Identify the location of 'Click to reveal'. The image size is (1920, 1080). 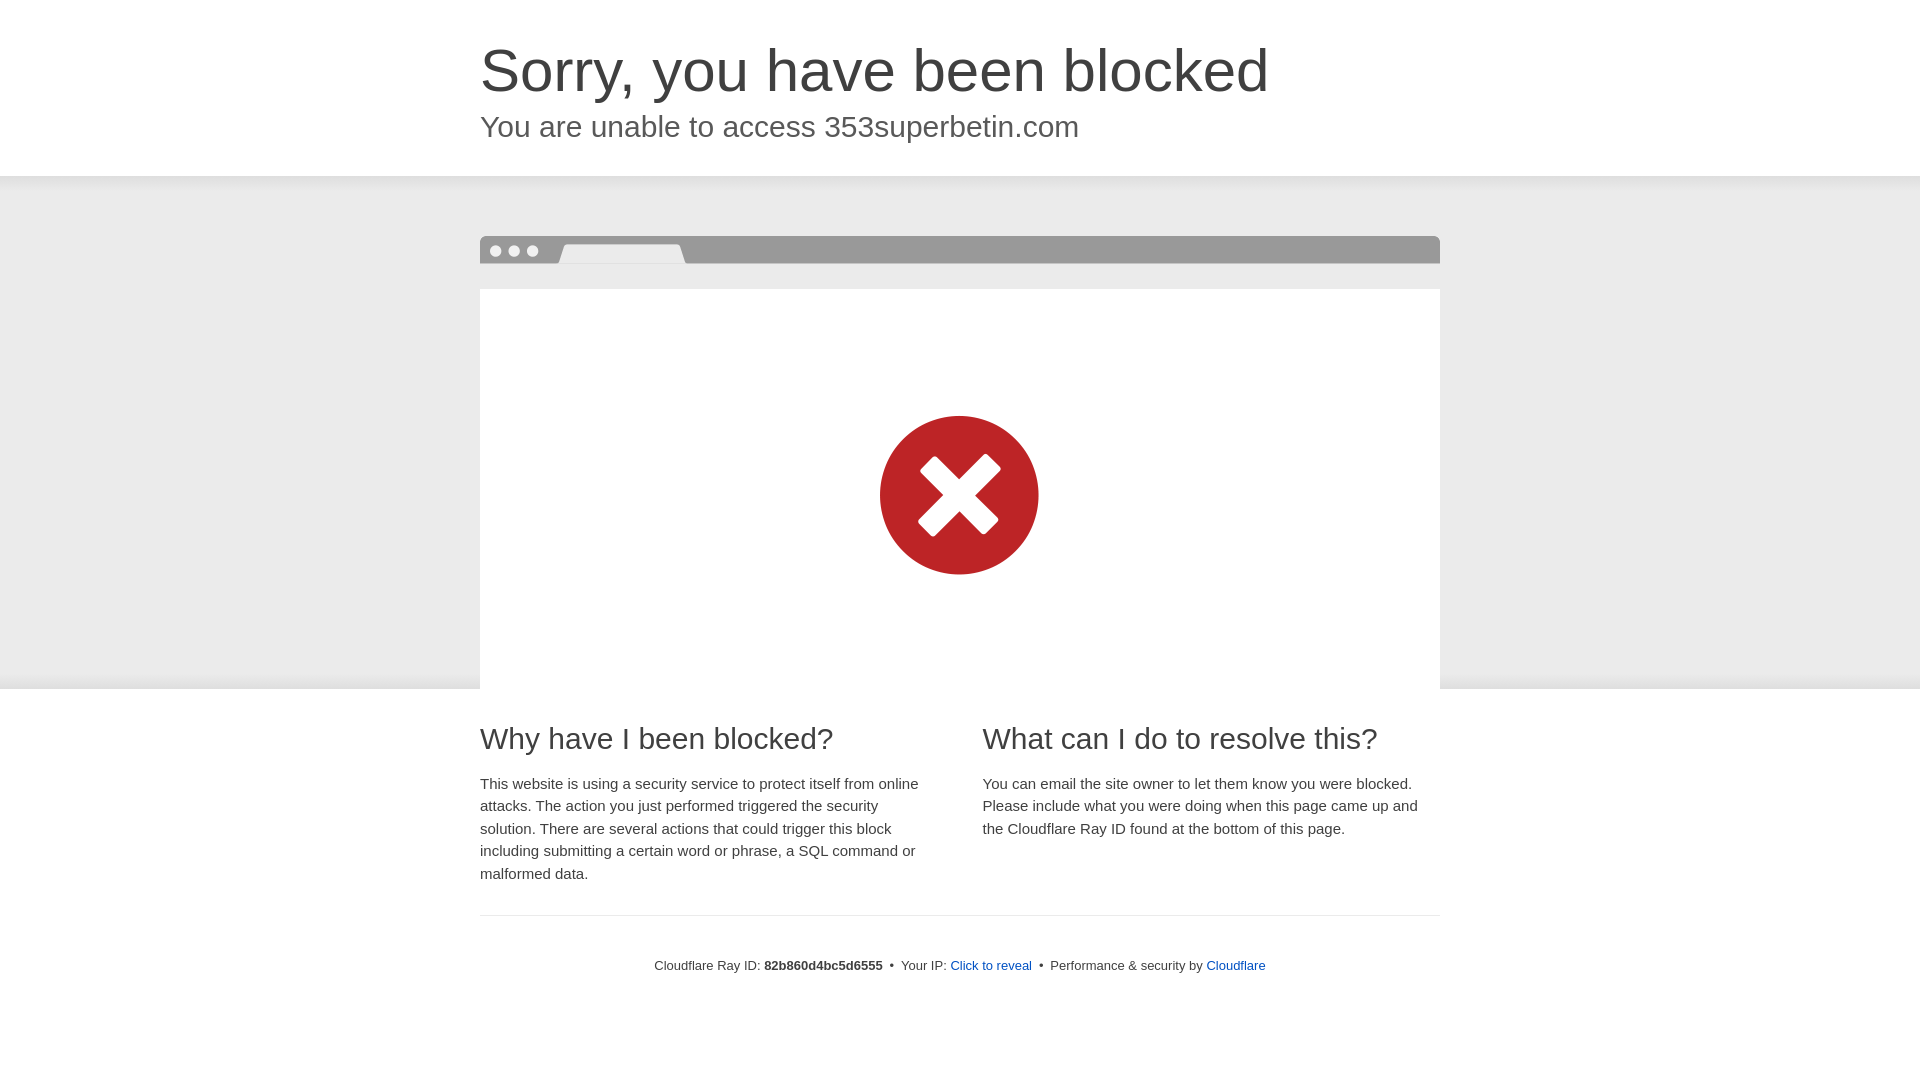
(990, 964).